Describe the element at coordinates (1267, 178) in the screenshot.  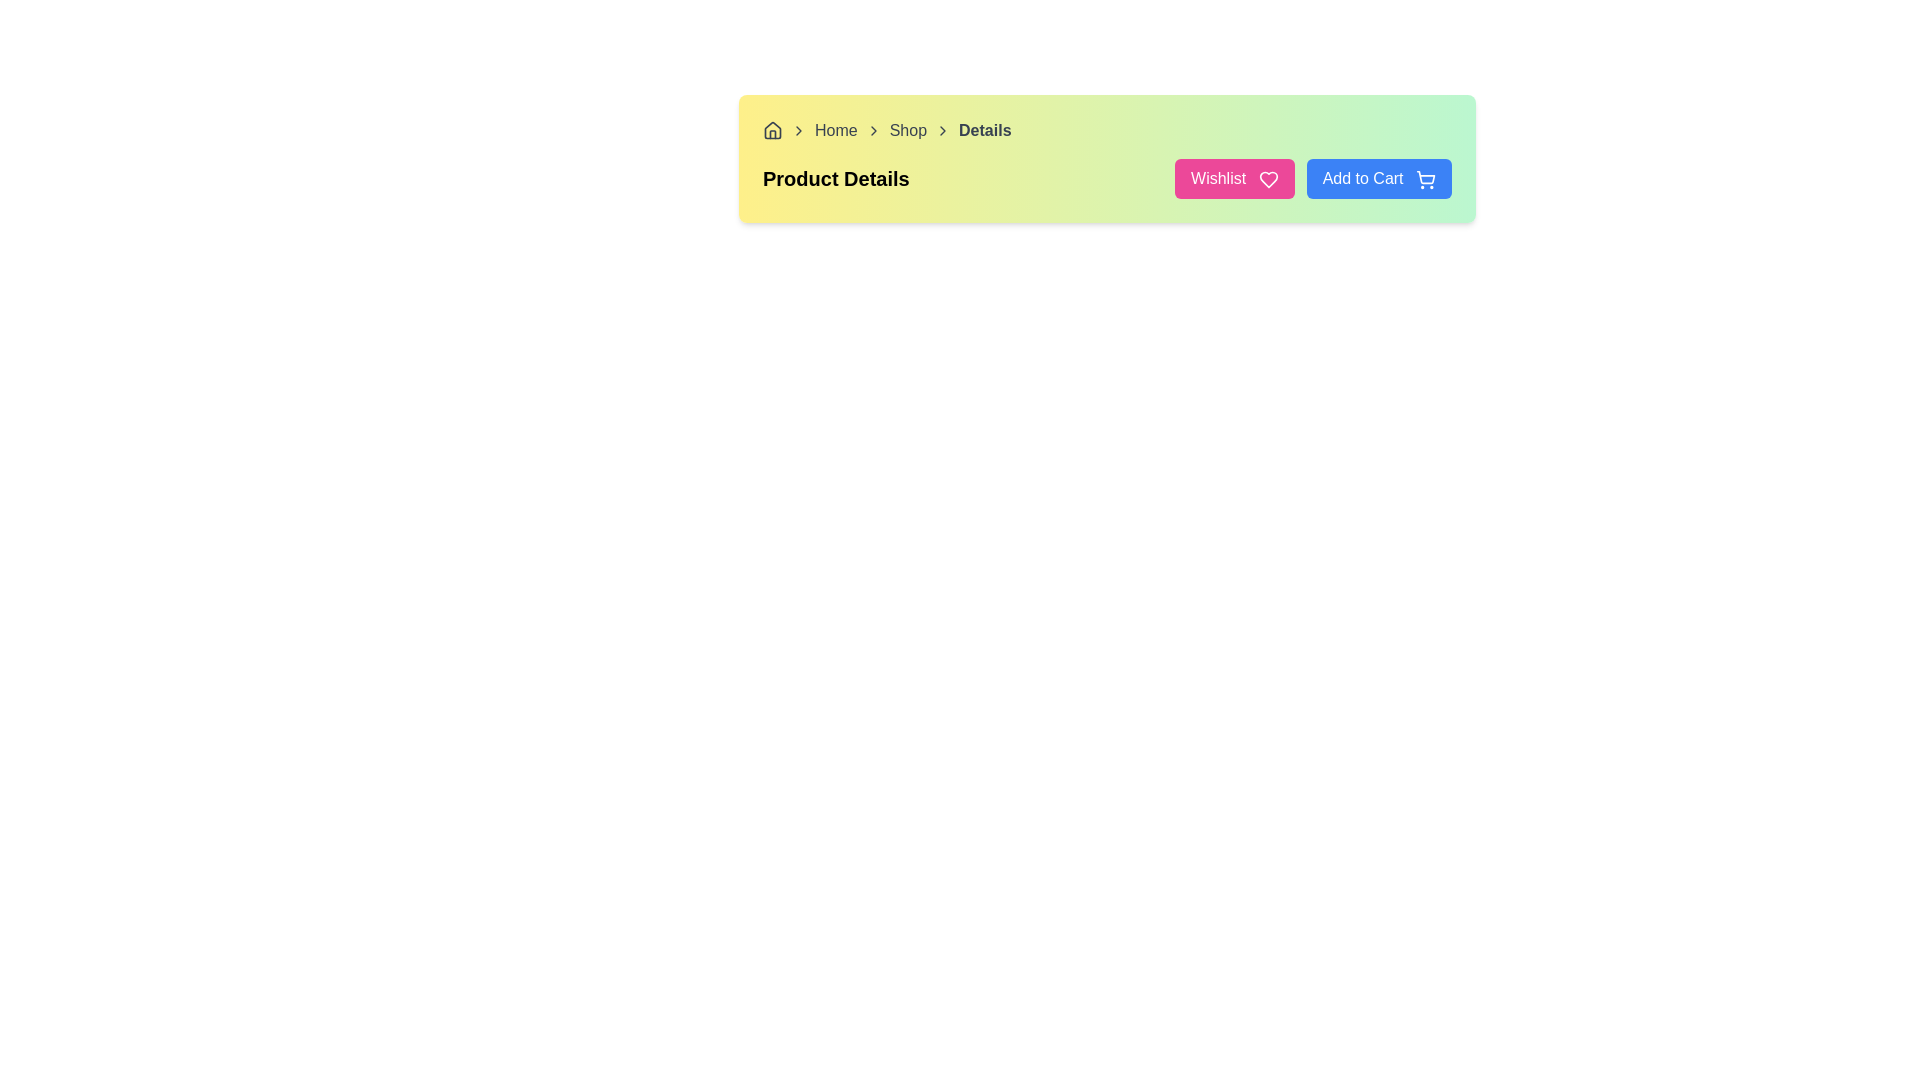
I see `the visual representation of the pink heart-shaped icon located within the 'Wishlist' button, which is situated to the left of the 'Add to Cart' button on the right side of the toolbar near the top of the interface` at that location.